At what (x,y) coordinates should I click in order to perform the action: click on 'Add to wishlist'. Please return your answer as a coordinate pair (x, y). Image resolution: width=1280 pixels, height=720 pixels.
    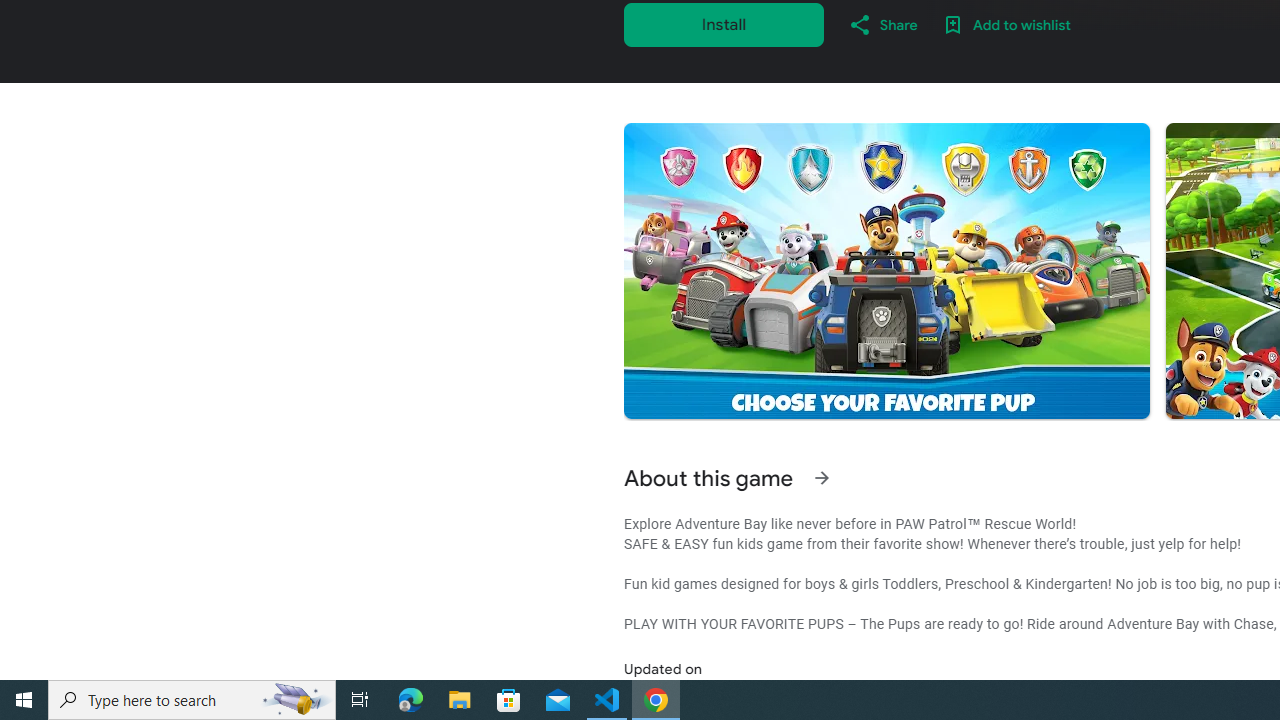
    Looking at the image, I should click on (1006, 24).